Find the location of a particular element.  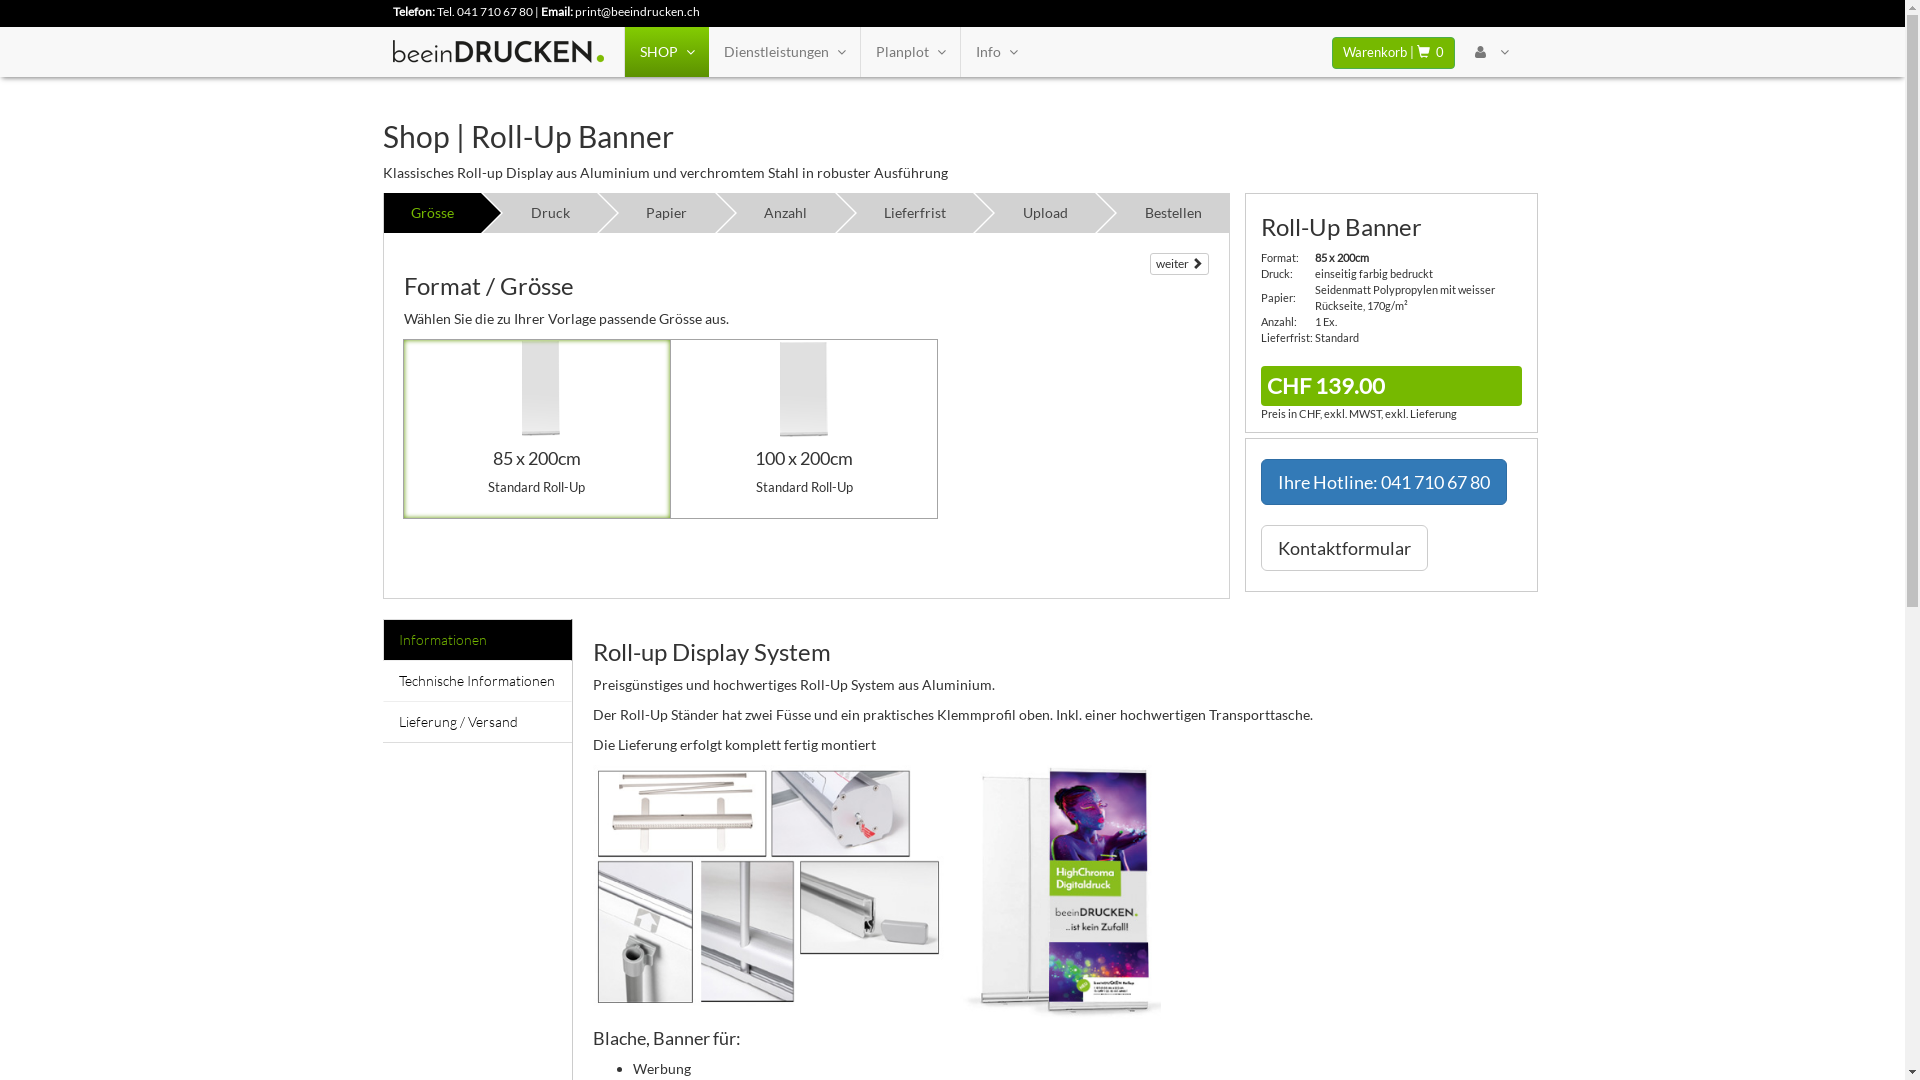

'Lieferfrist' is located at coordinates (914, 212).